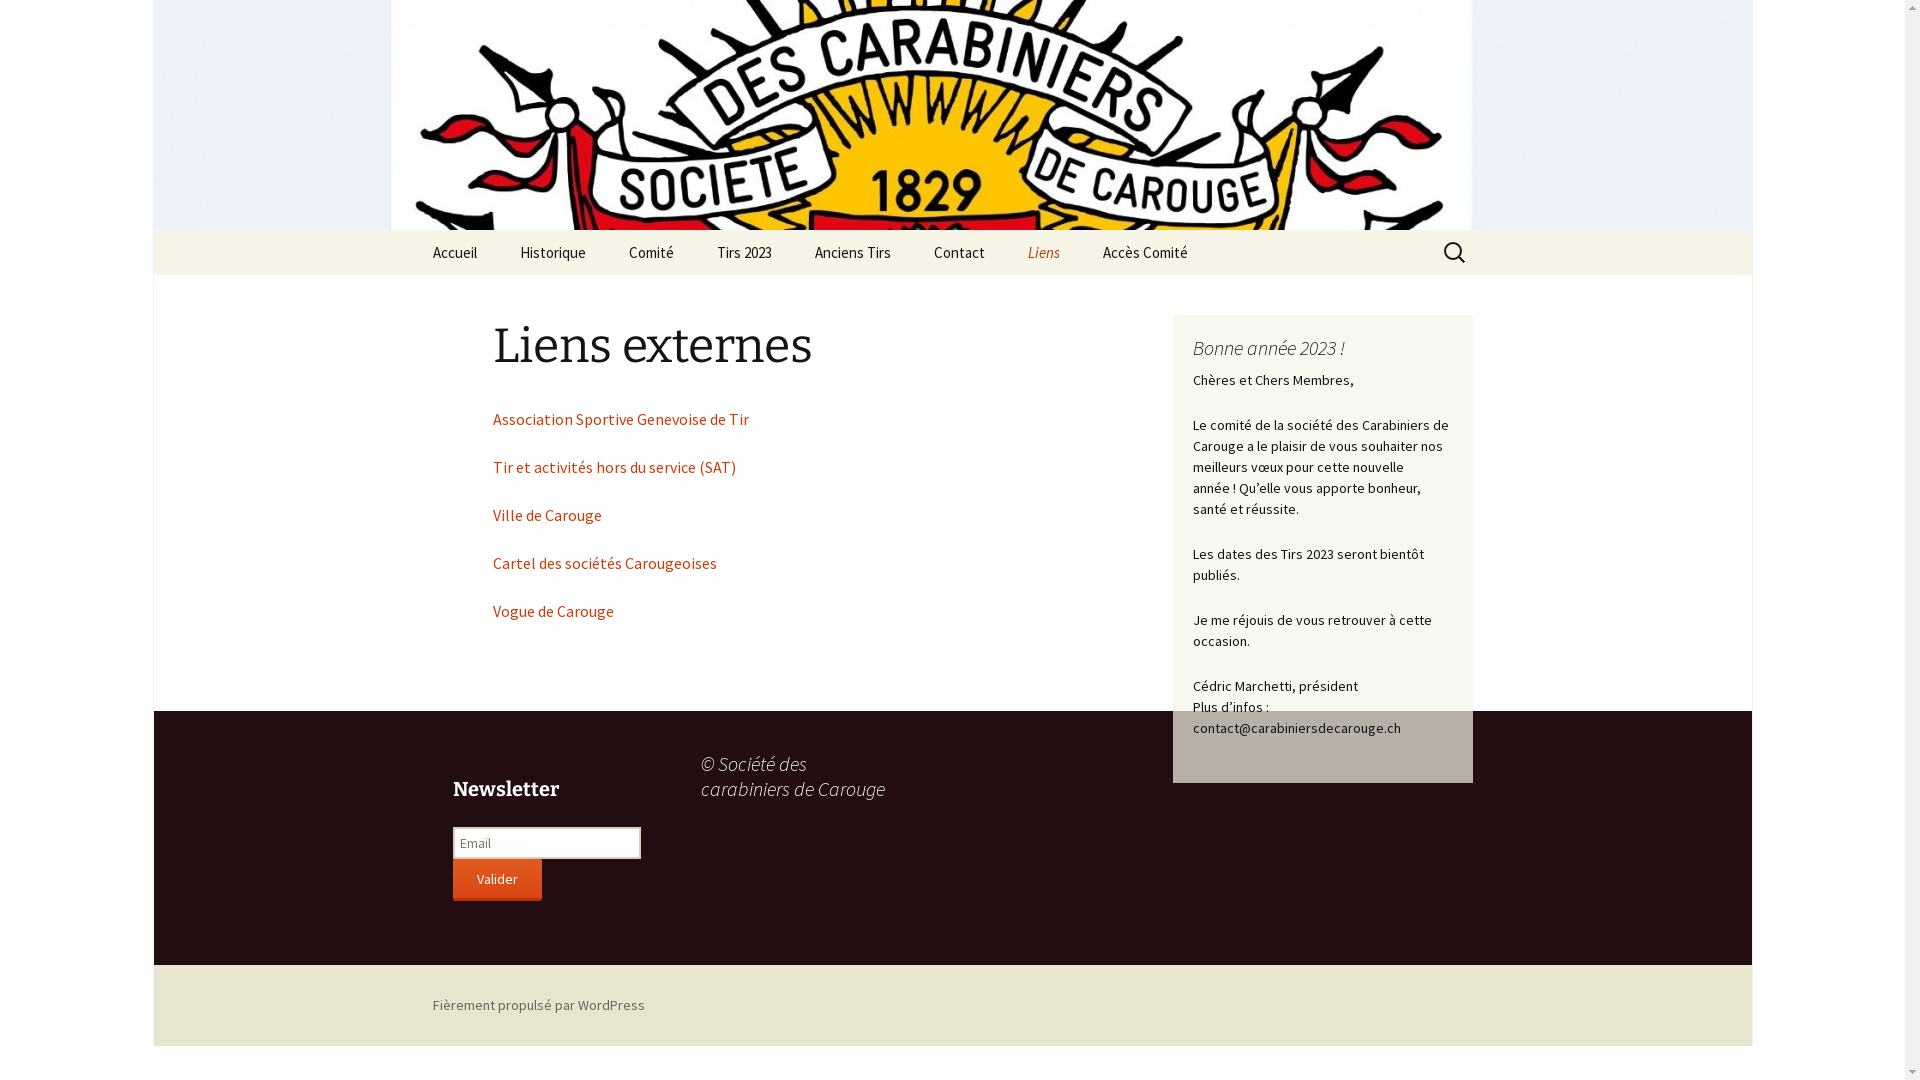 The image size is (1920, 1080). I want to click on 'Historique', so click(552, 251).